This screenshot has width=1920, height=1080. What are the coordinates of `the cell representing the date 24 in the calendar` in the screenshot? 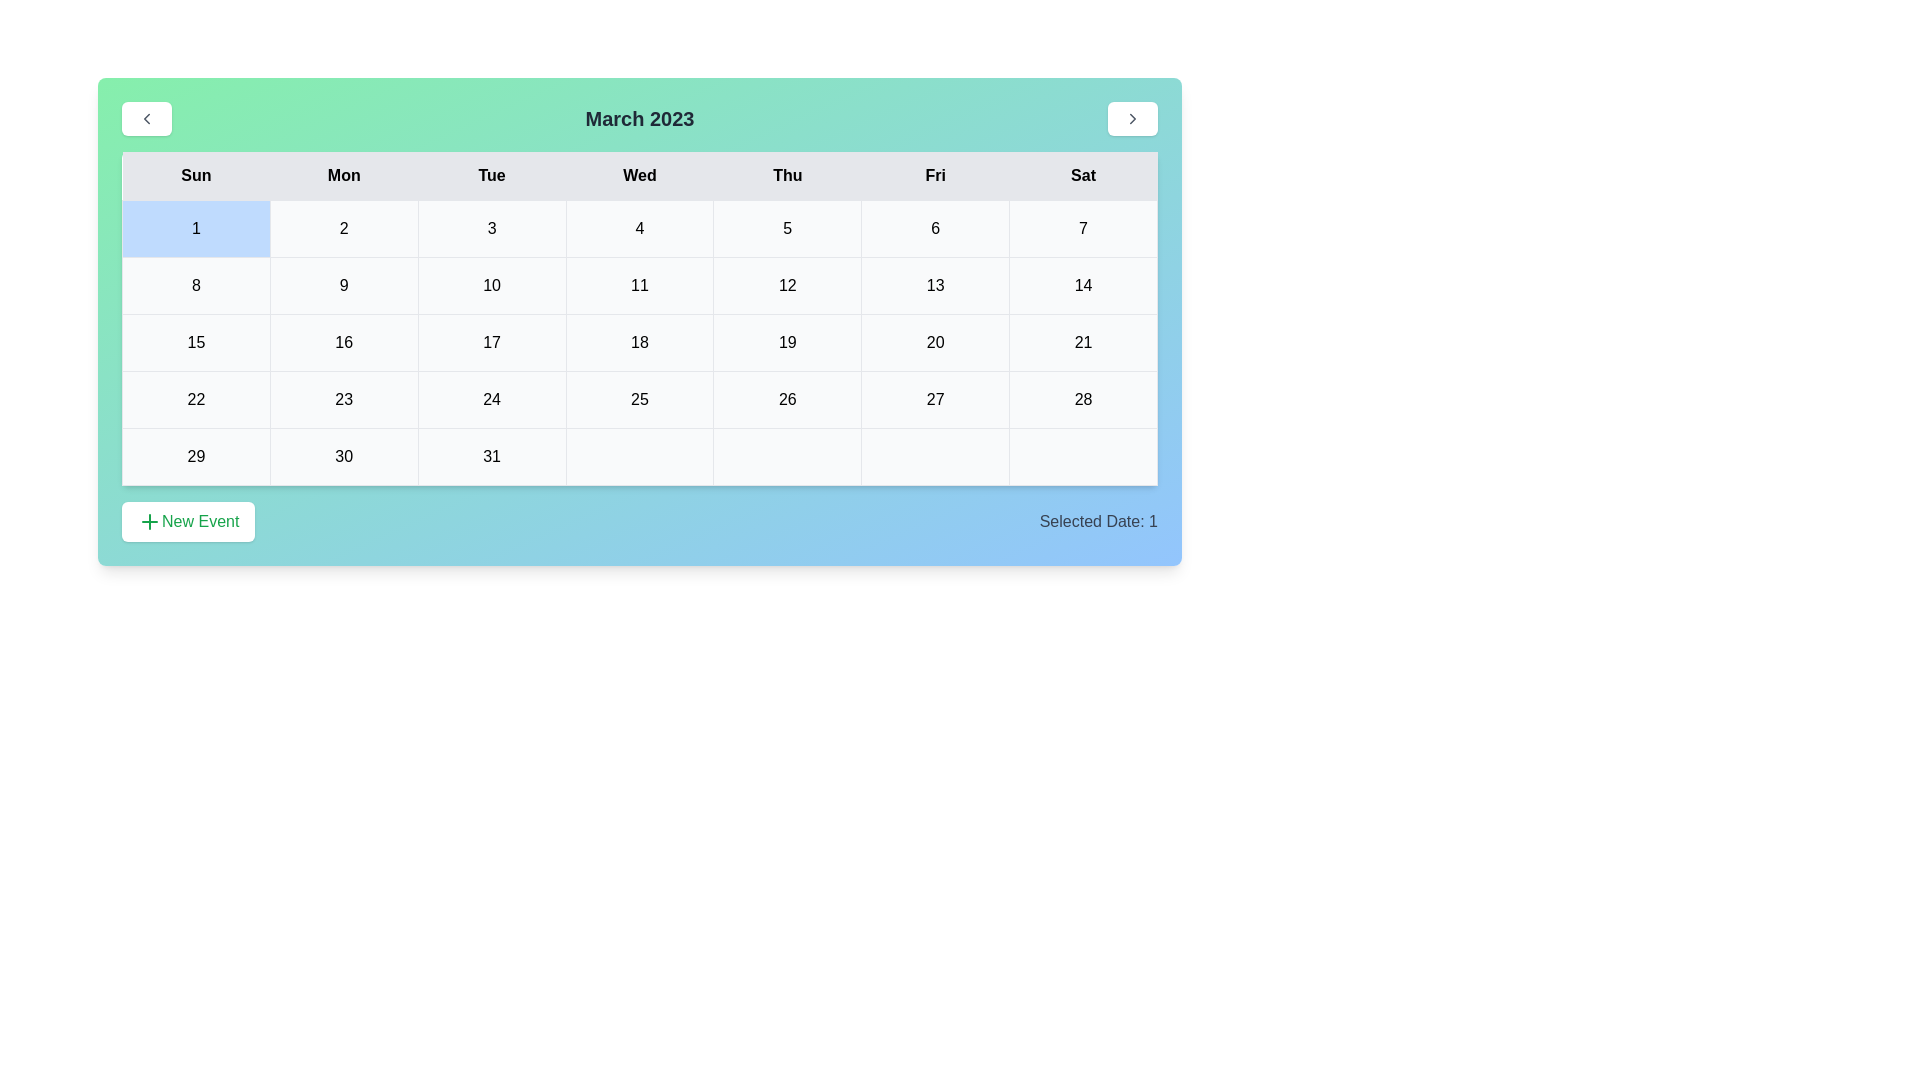 It's located at (491, 400).